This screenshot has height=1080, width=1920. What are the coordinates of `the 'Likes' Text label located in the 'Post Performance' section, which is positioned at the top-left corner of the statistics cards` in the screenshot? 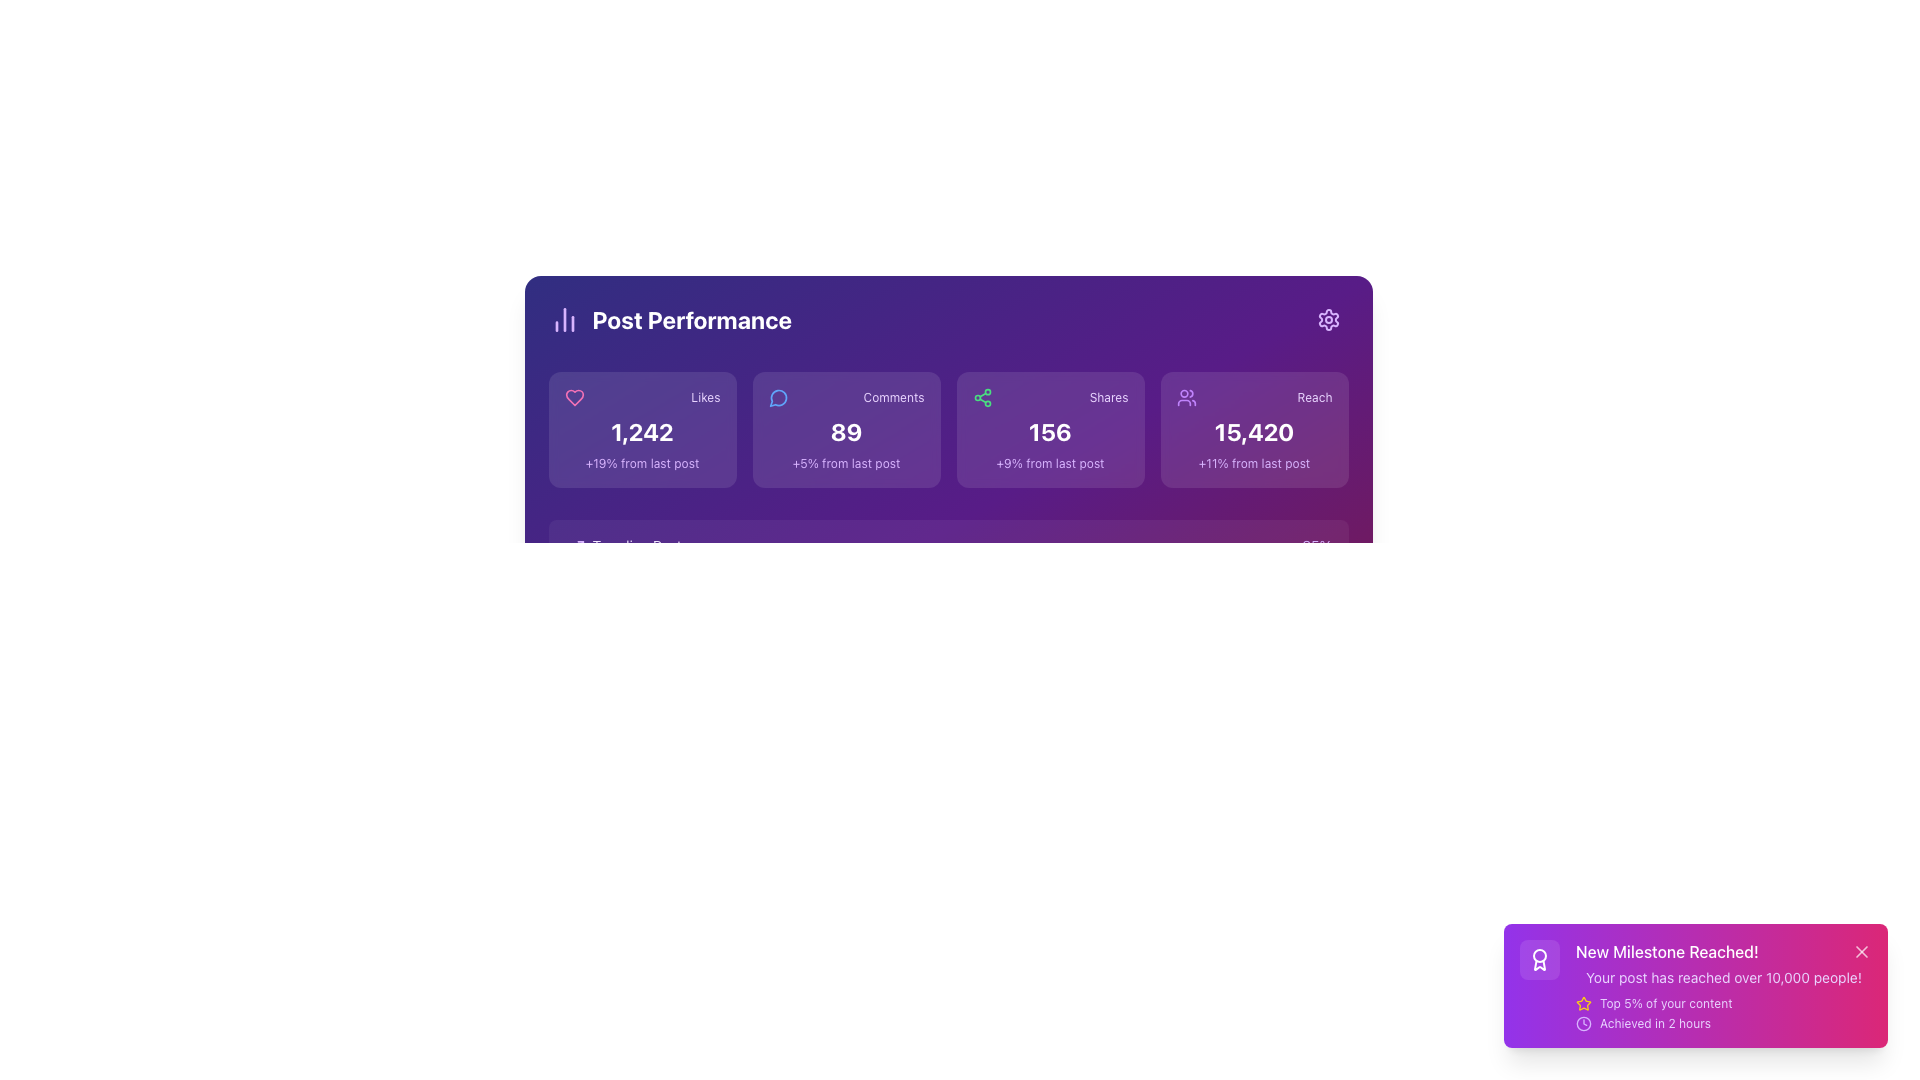 It's located at (705, 397).